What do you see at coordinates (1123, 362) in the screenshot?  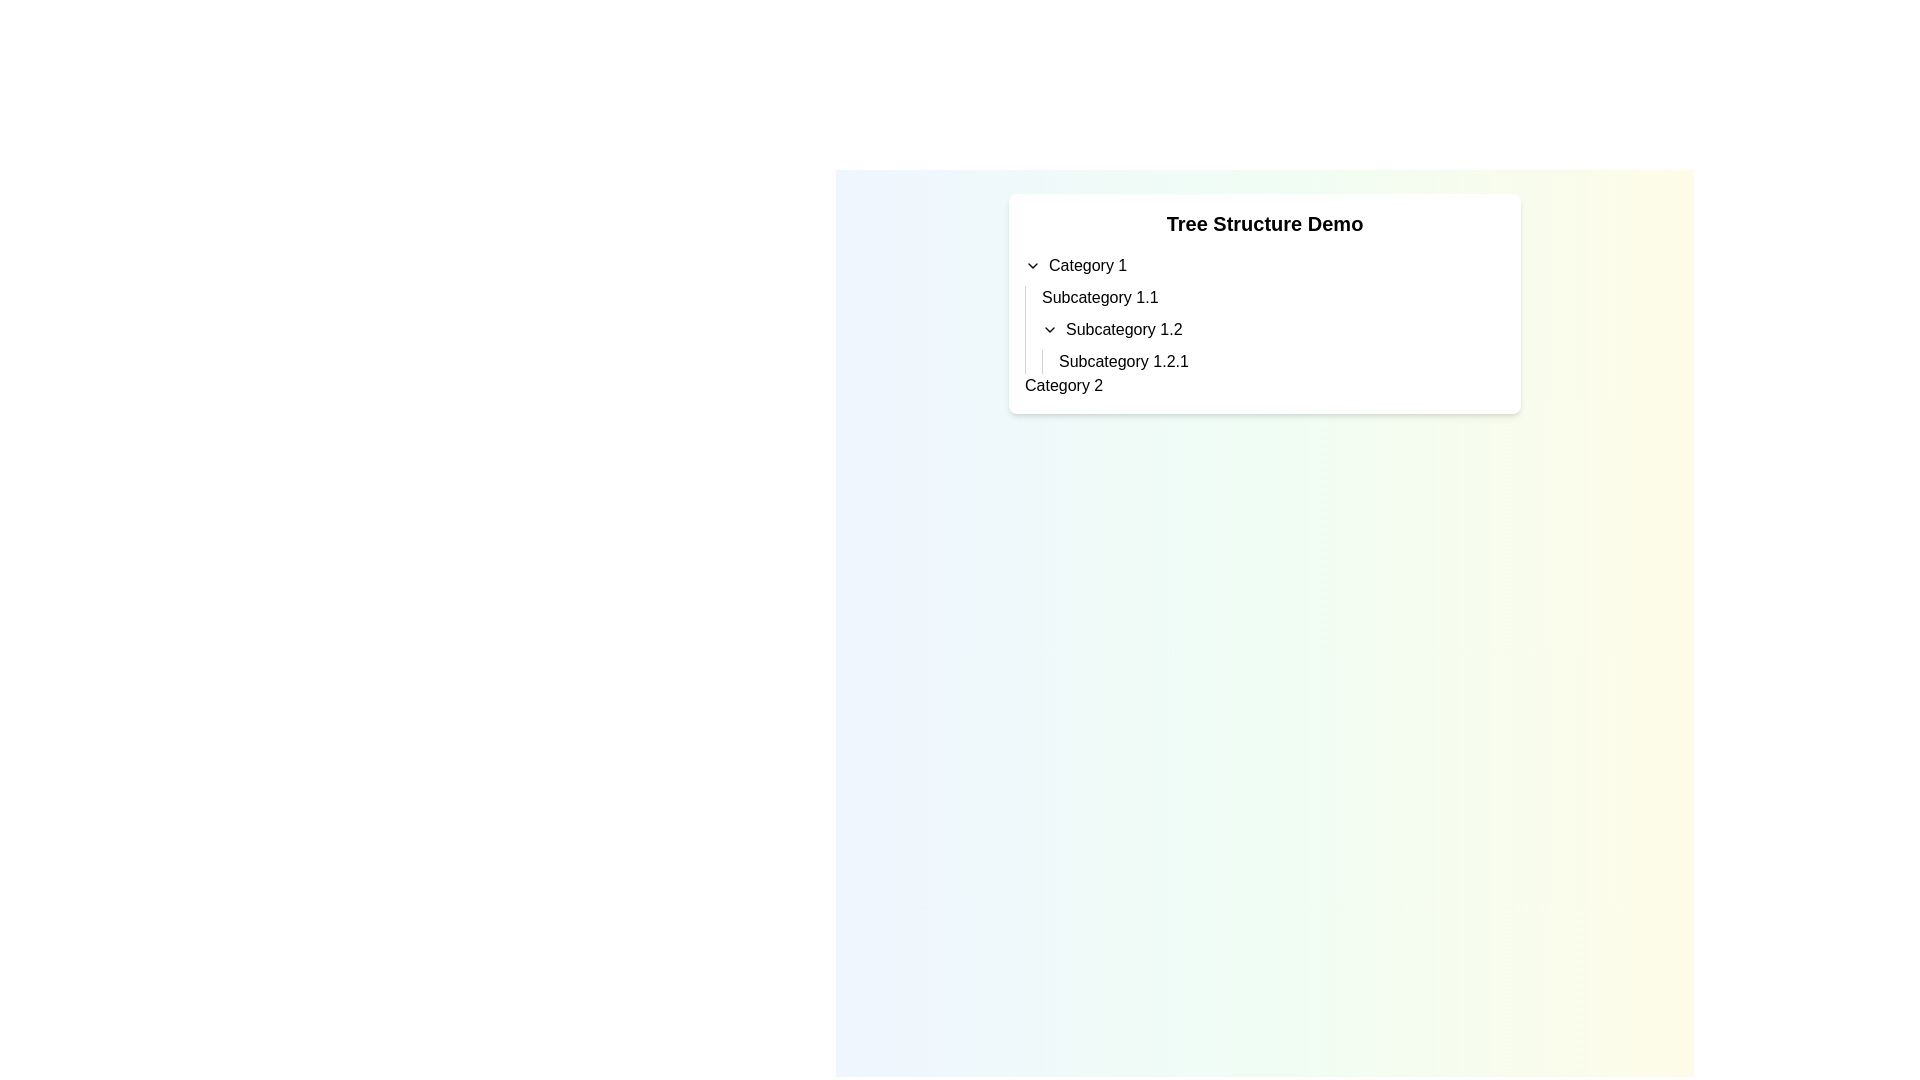 I see `text label that represents a specific subcategory within the 'Tree Structure Demo', which is nested under 'Subcategory 1.2'` at bounding box center [1123, 362].